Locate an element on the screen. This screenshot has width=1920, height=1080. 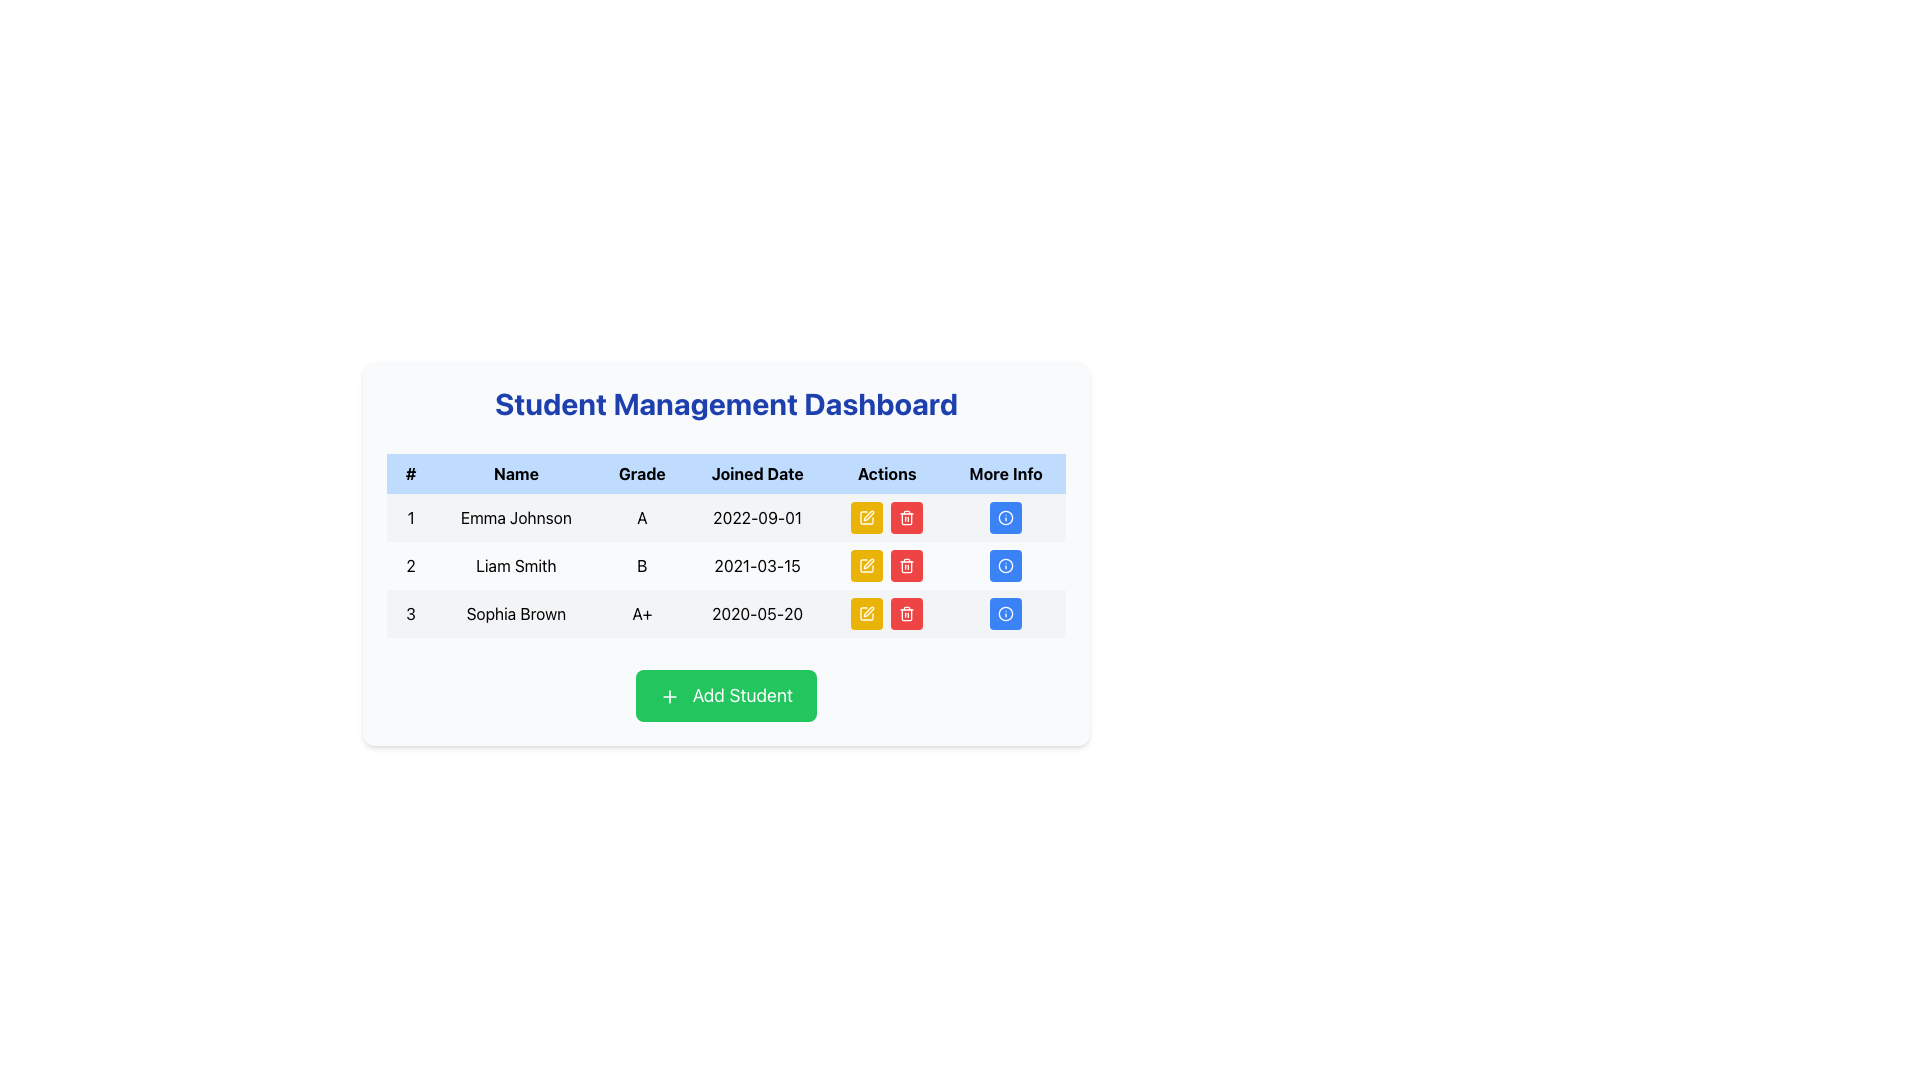
the trash icon in the Action column for the row corresponding to Sophia Brown is located at coordinates (906, 614).